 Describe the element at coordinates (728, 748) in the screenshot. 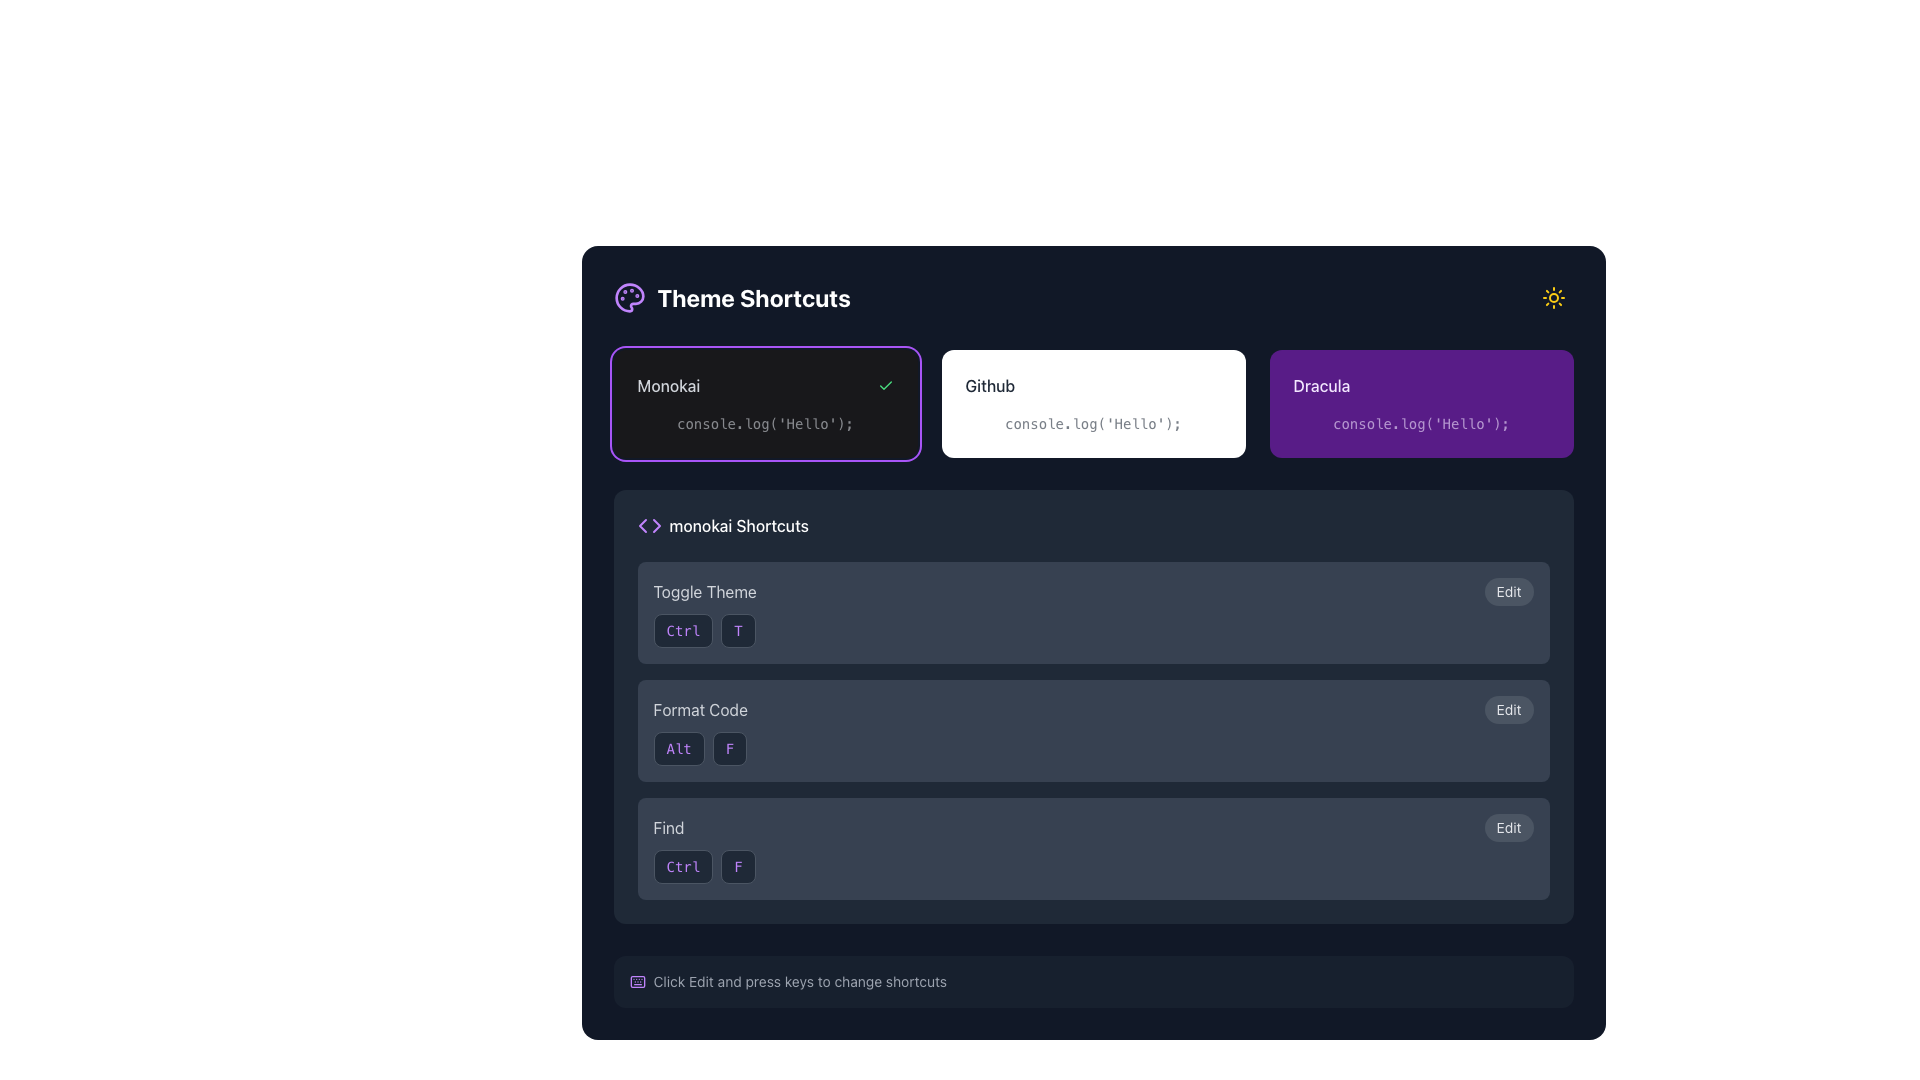

I see `the 'F' key indicator element, which represents the second part of the 'Alt + F' keyboard shortcut for formatting code, located in the 'monokai Shortcuts' section under the 'Format Code' label` at that location.